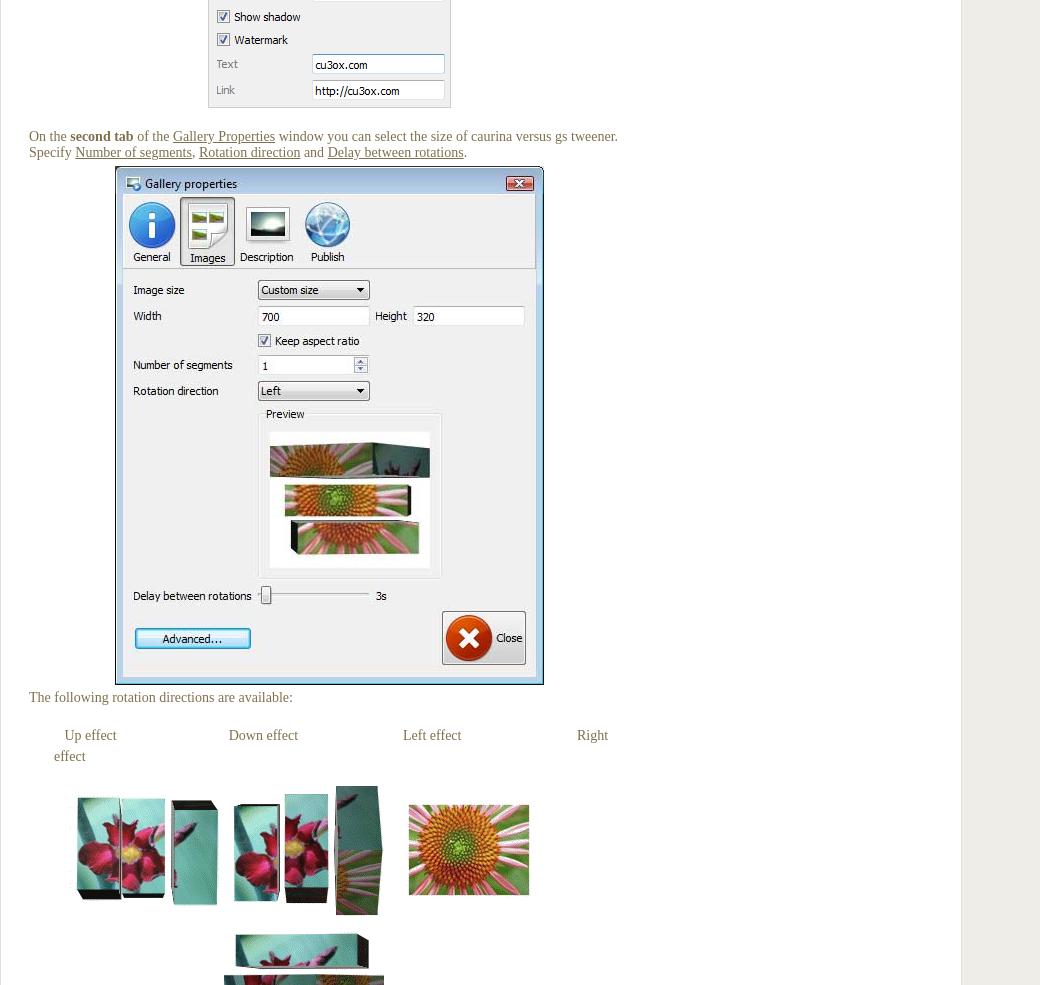  Describe the element at coordinates (312, 152) in the screenshot. I see `'and'` at that location.